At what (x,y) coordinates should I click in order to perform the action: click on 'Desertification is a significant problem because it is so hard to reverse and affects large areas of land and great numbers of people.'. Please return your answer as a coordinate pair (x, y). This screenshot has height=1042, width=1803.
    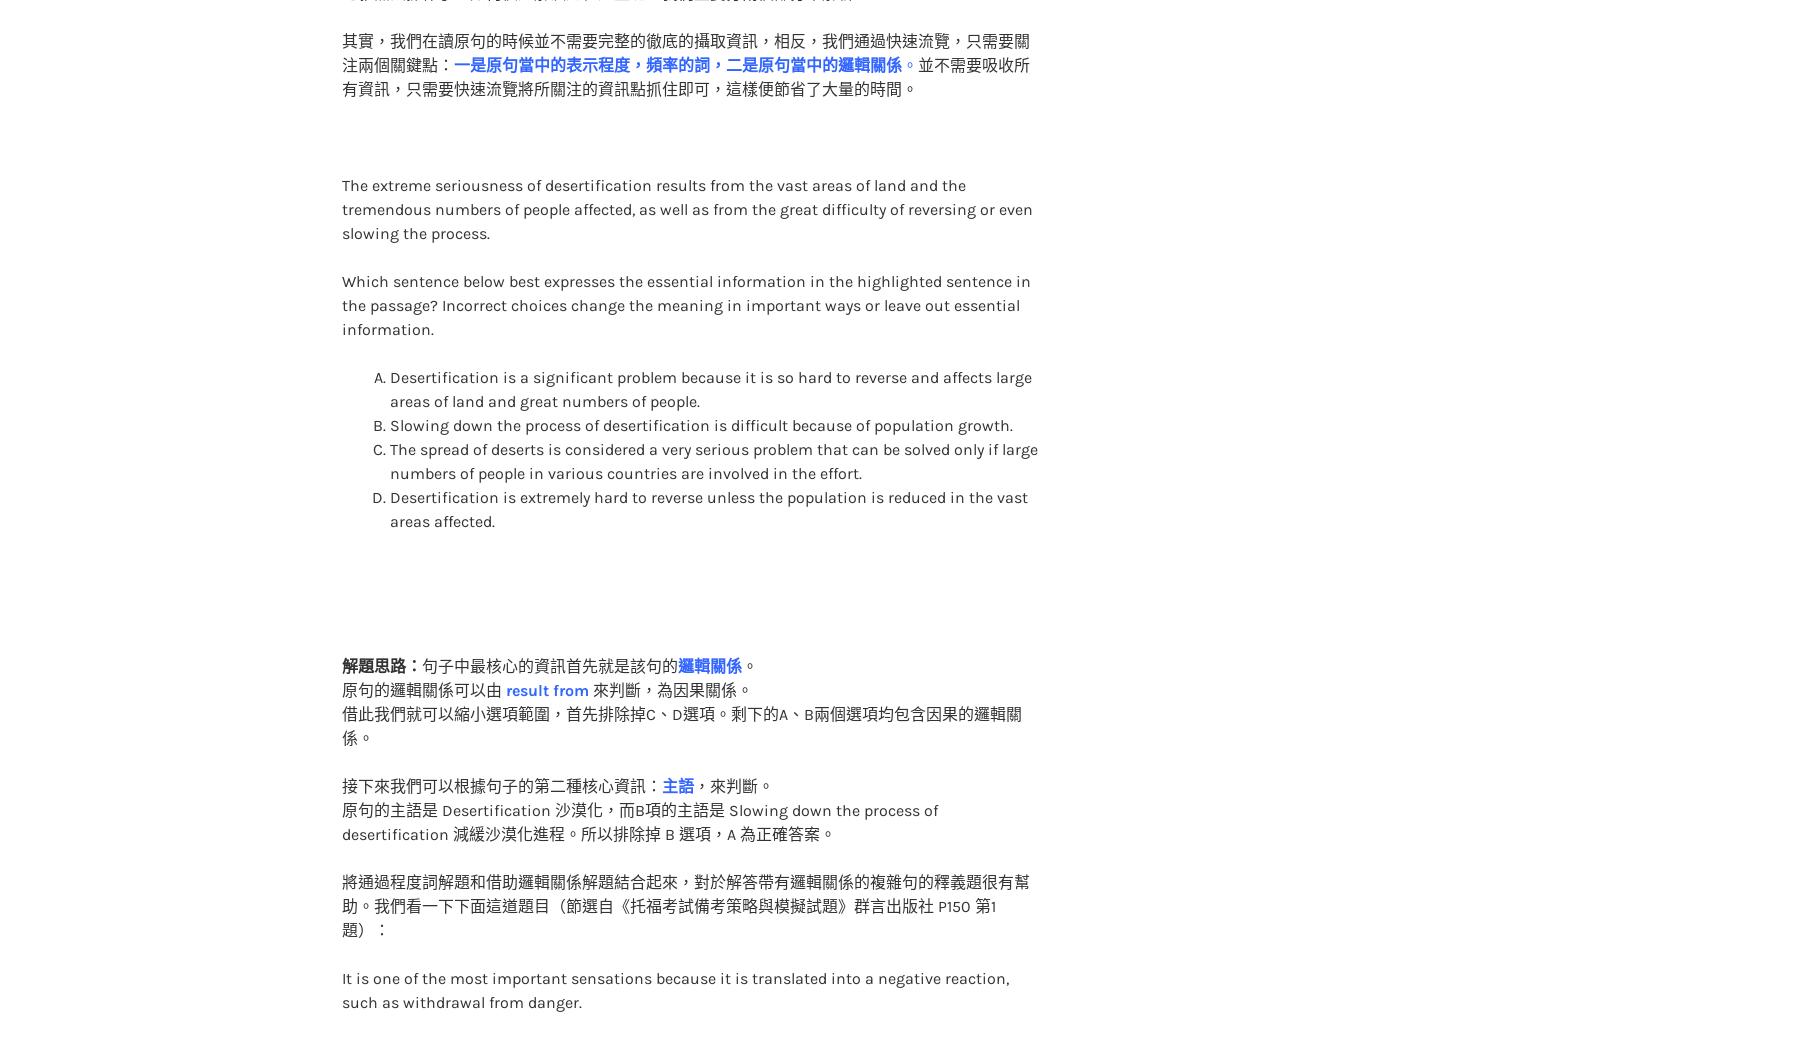
    Looking at the image, I should click on (709, 348).